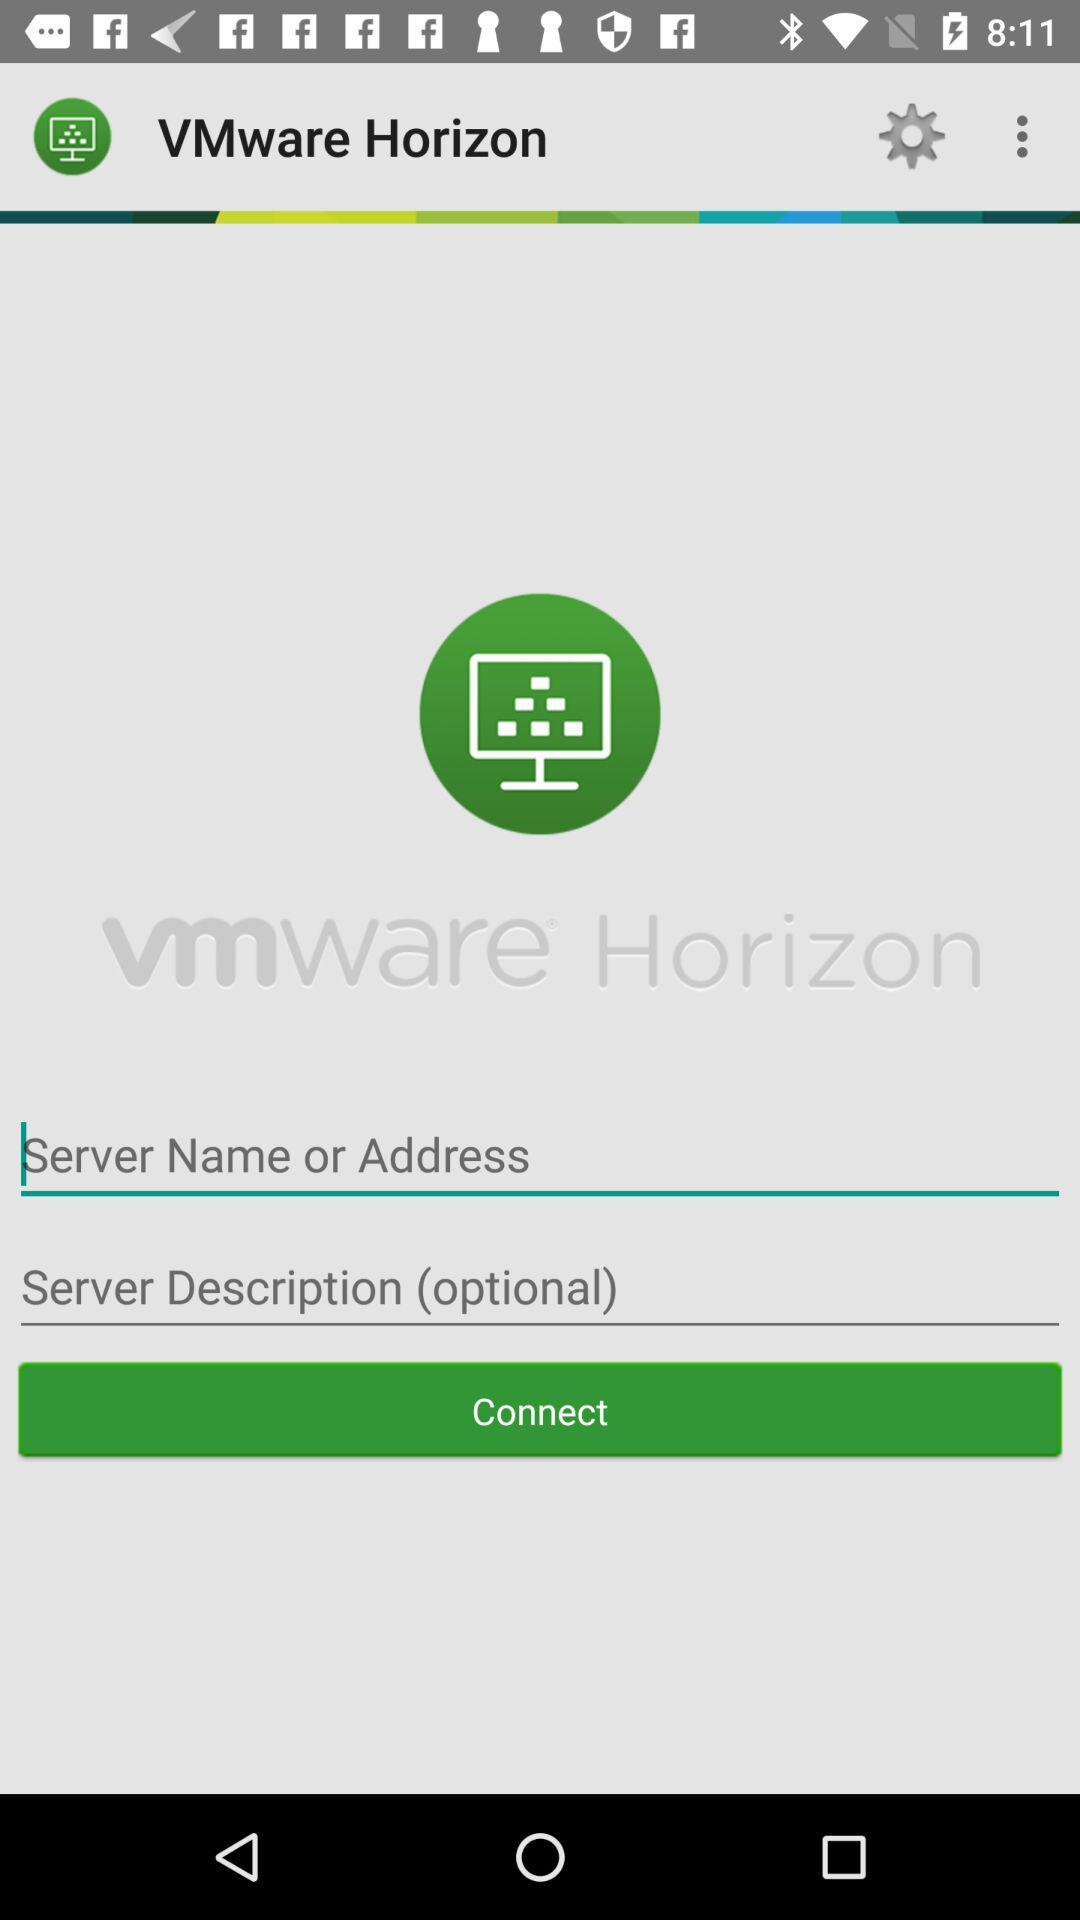  I want to click on server name or address, so click(540, 1155).